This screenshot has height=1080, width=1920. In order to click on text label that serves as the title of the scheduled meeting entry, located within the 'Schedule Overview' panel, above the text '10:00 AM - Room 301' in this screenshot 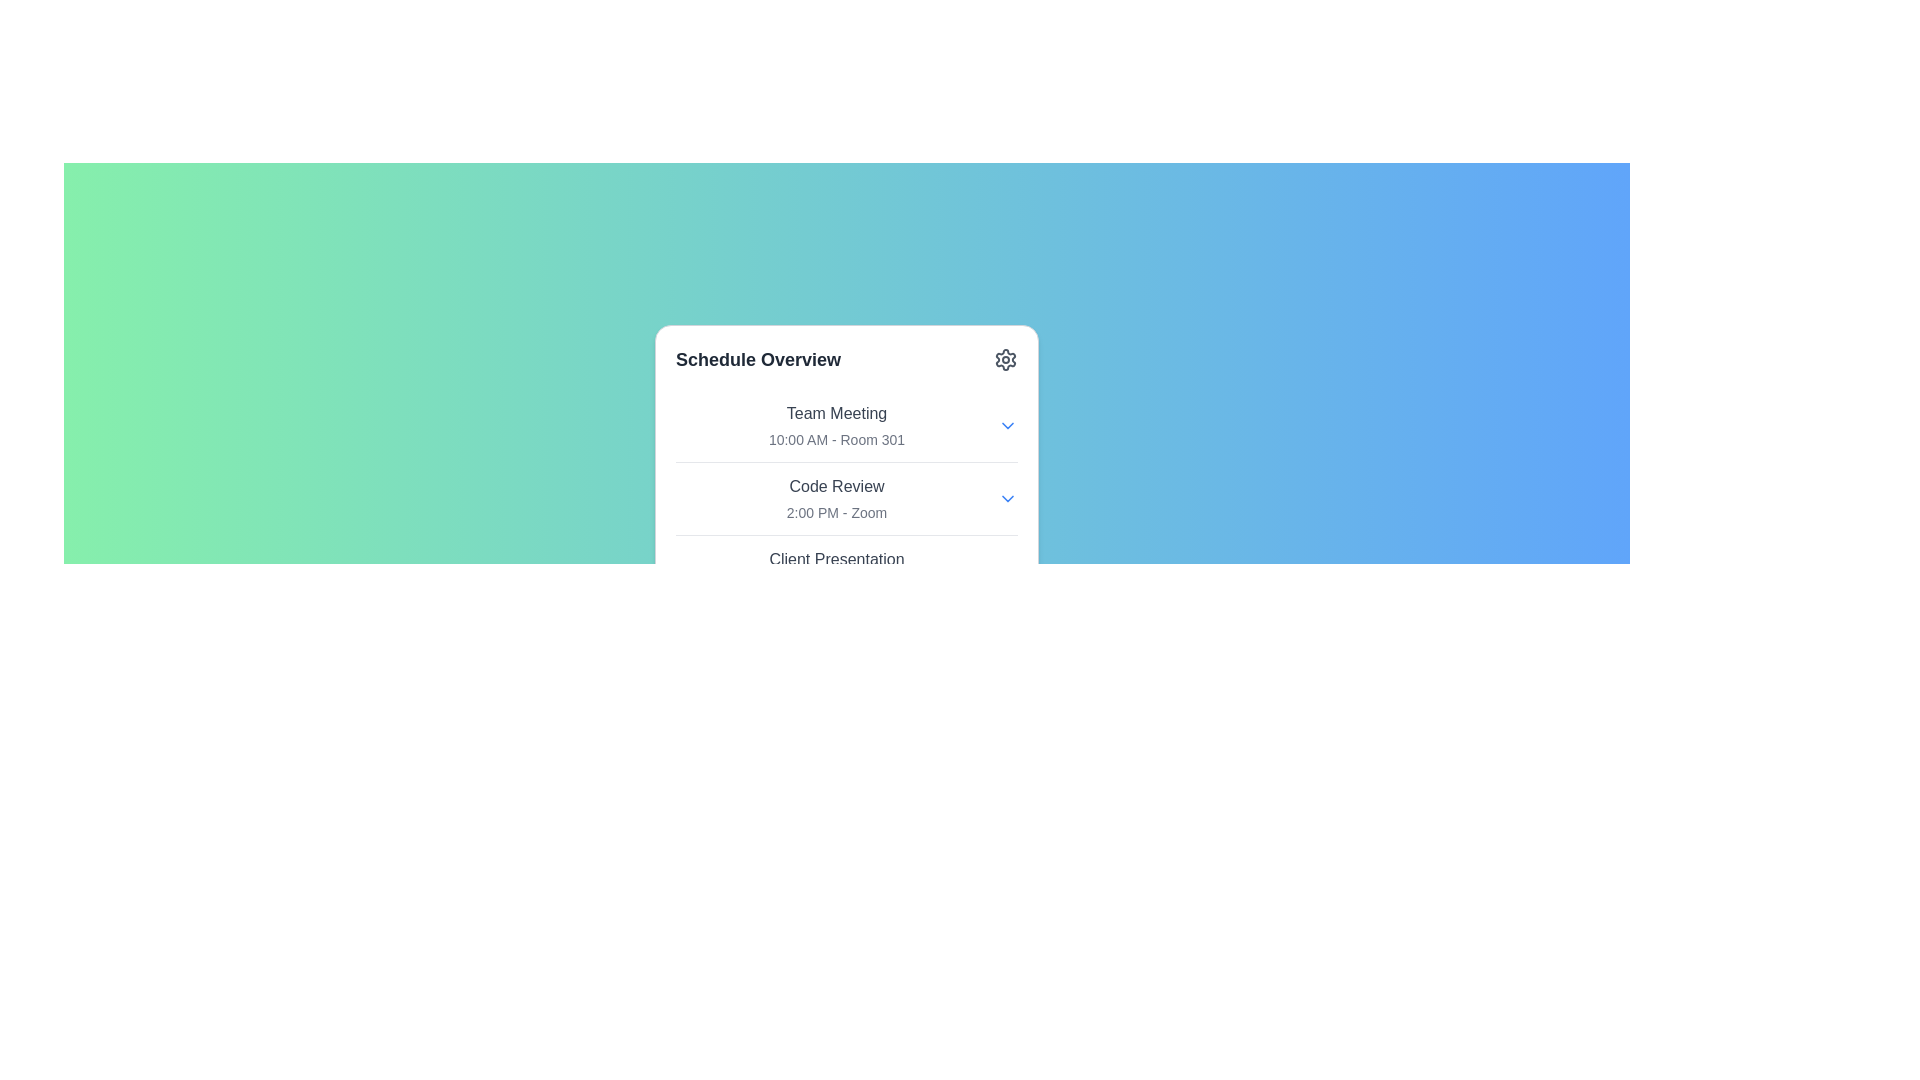, I will do `click(836, 412)`.